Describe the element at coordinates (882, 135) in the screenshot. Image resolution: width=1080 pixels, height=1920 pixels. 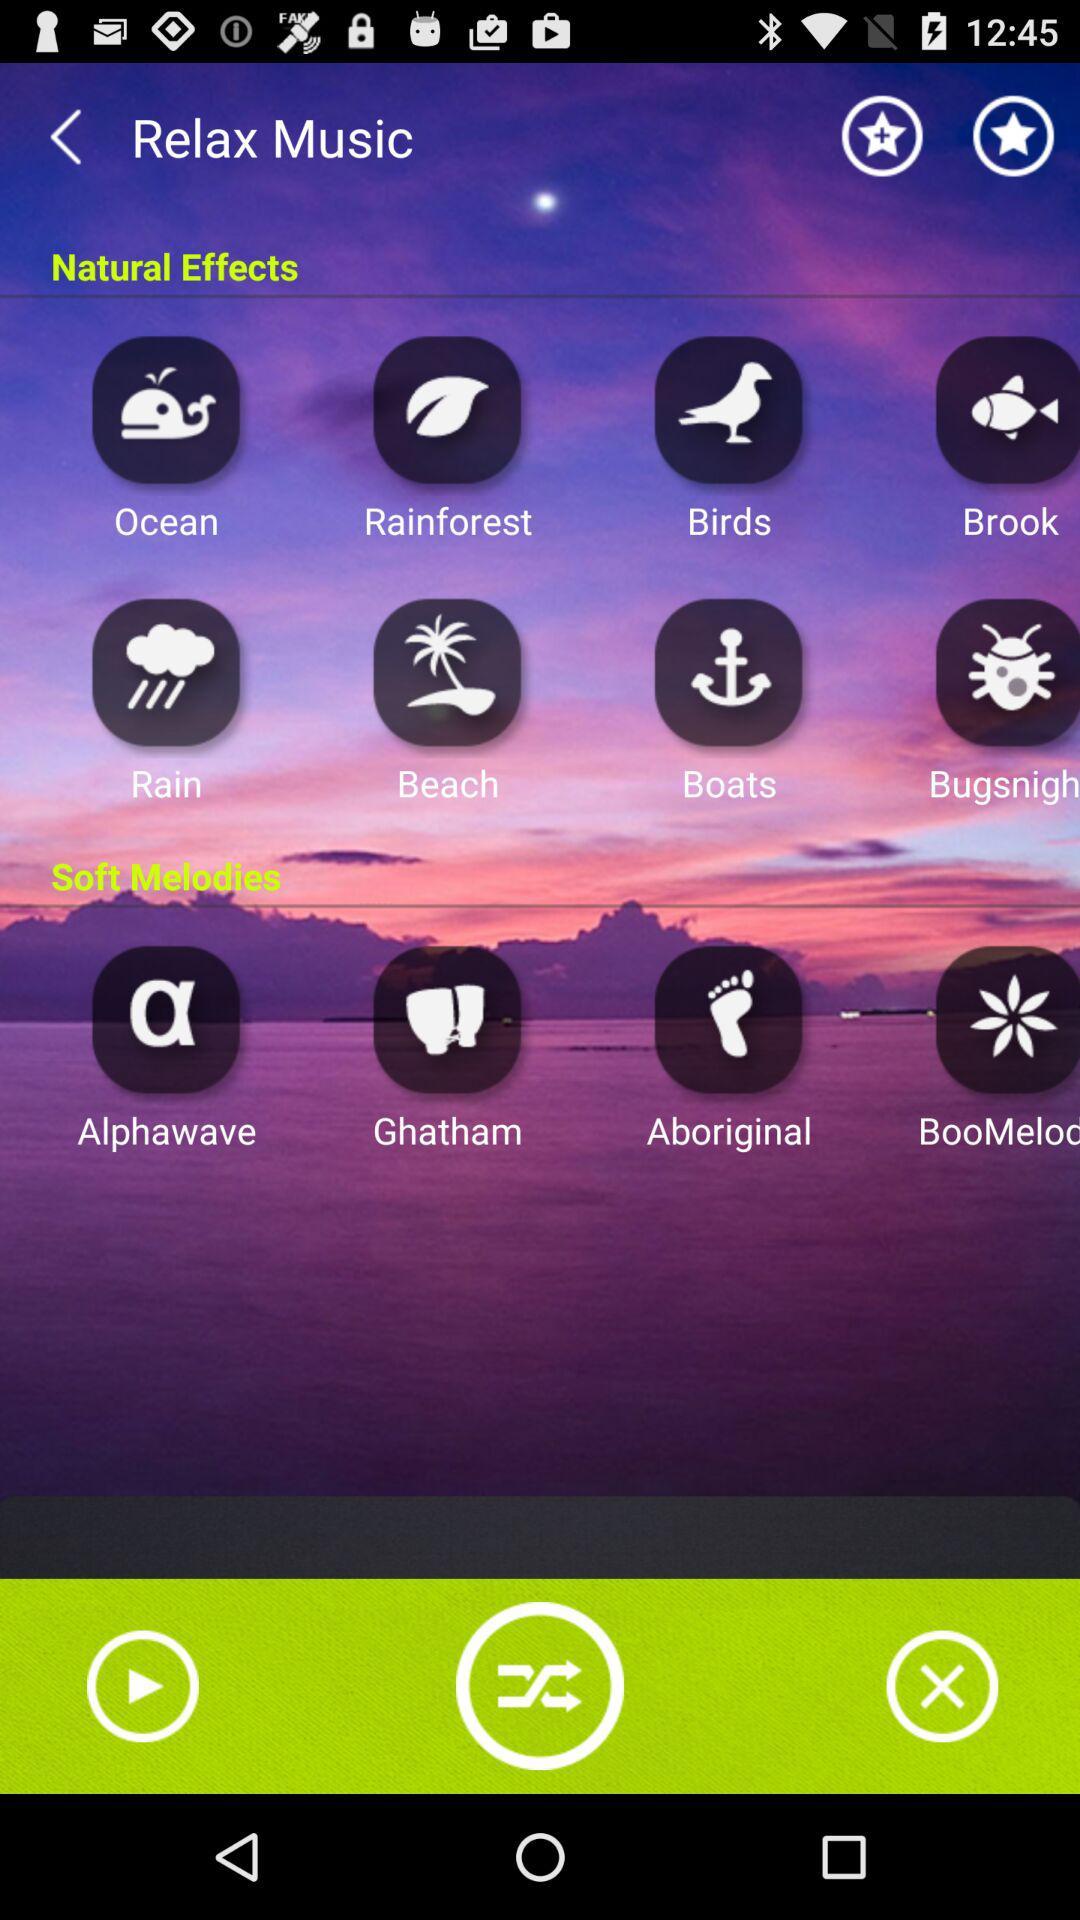
I see `favourite` at that location.